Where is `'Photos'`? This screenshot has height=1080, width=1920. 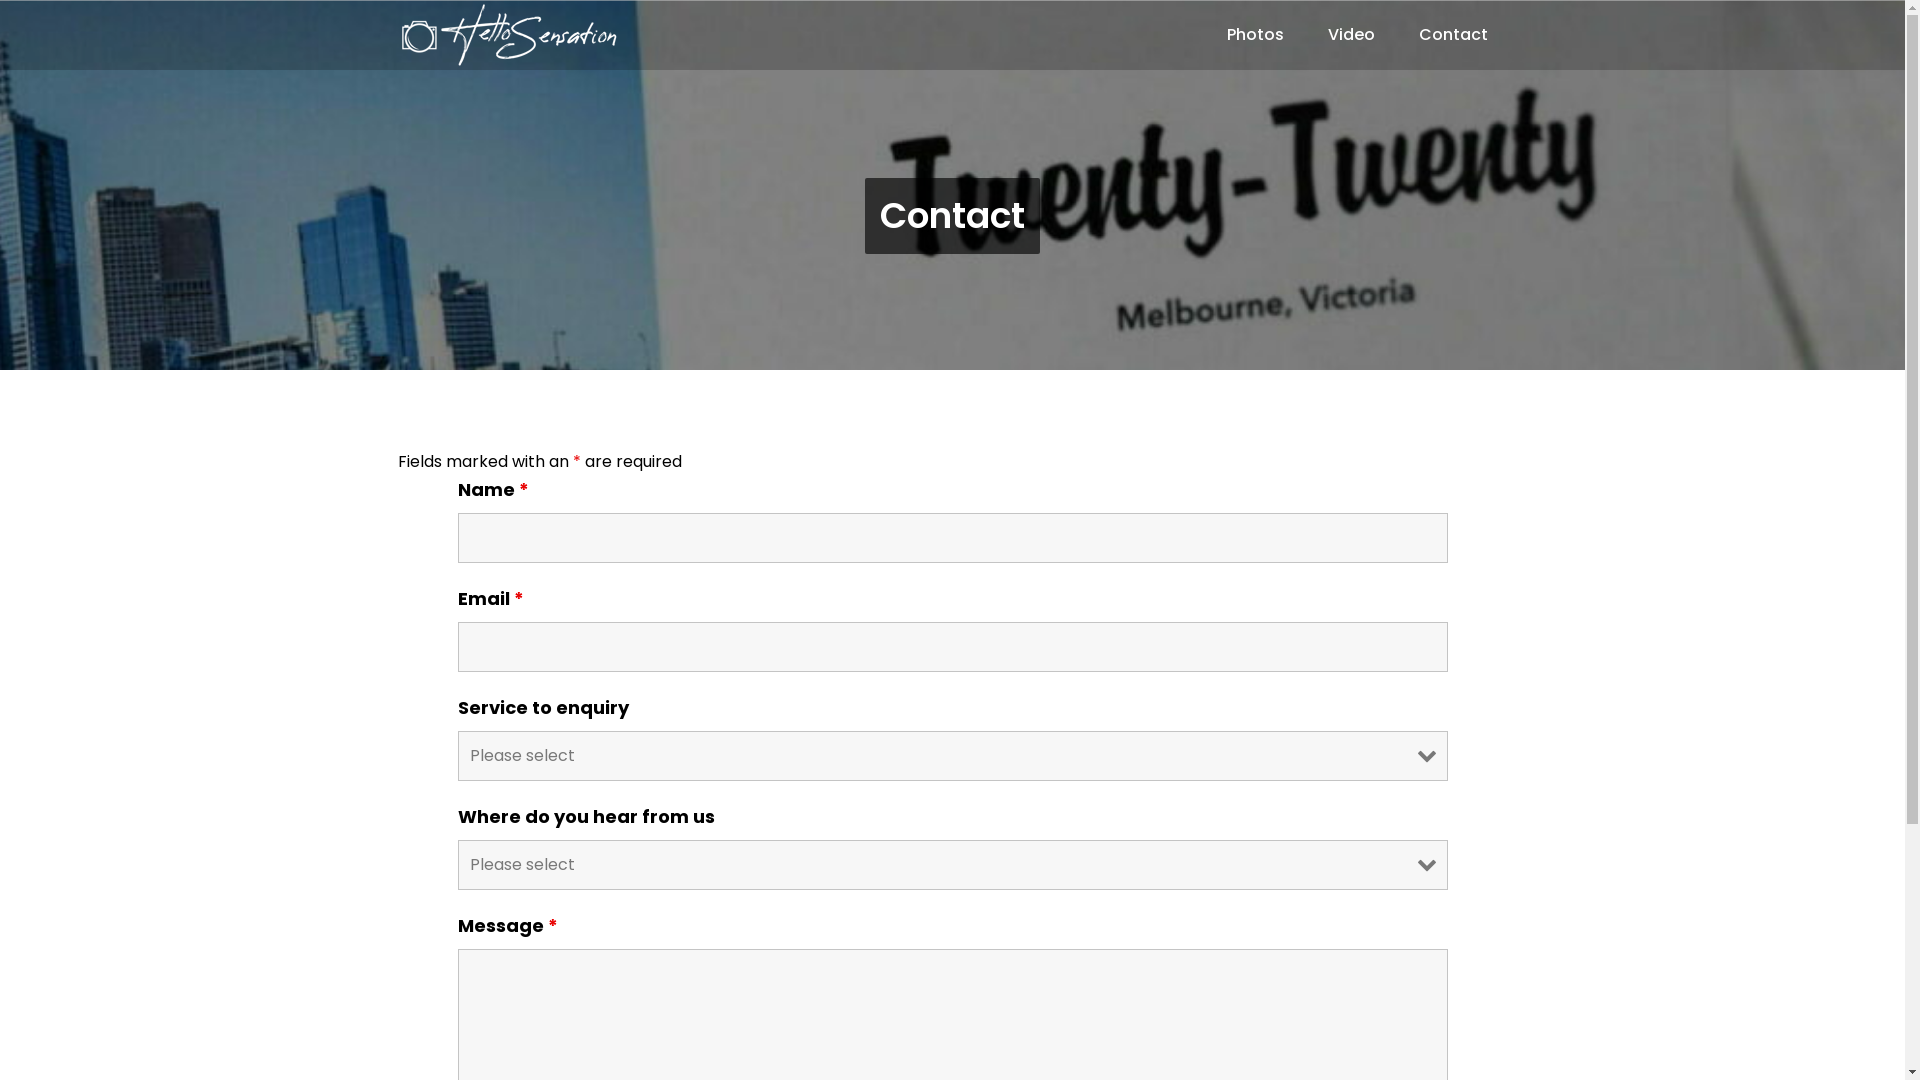
'Photos' is located at coordinates (1253, 34).